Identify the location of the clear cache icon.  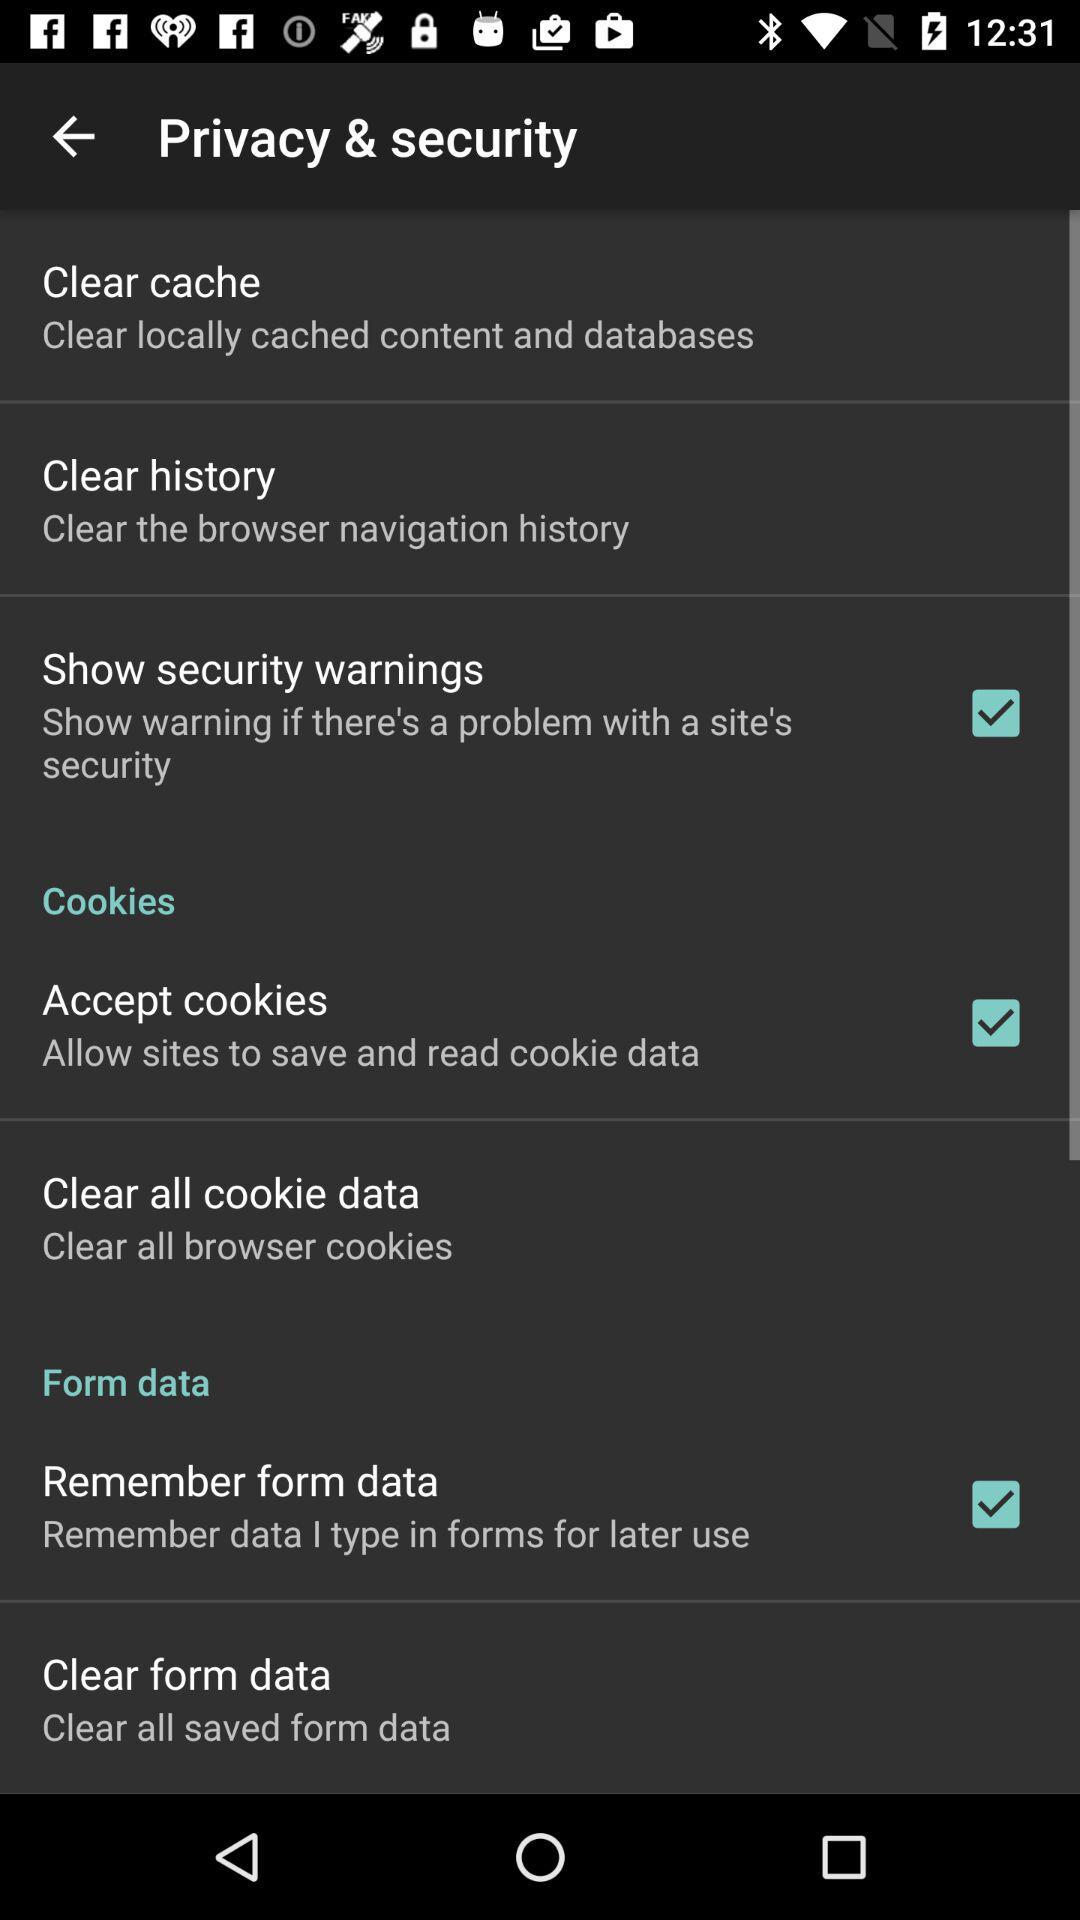
(150, 279).